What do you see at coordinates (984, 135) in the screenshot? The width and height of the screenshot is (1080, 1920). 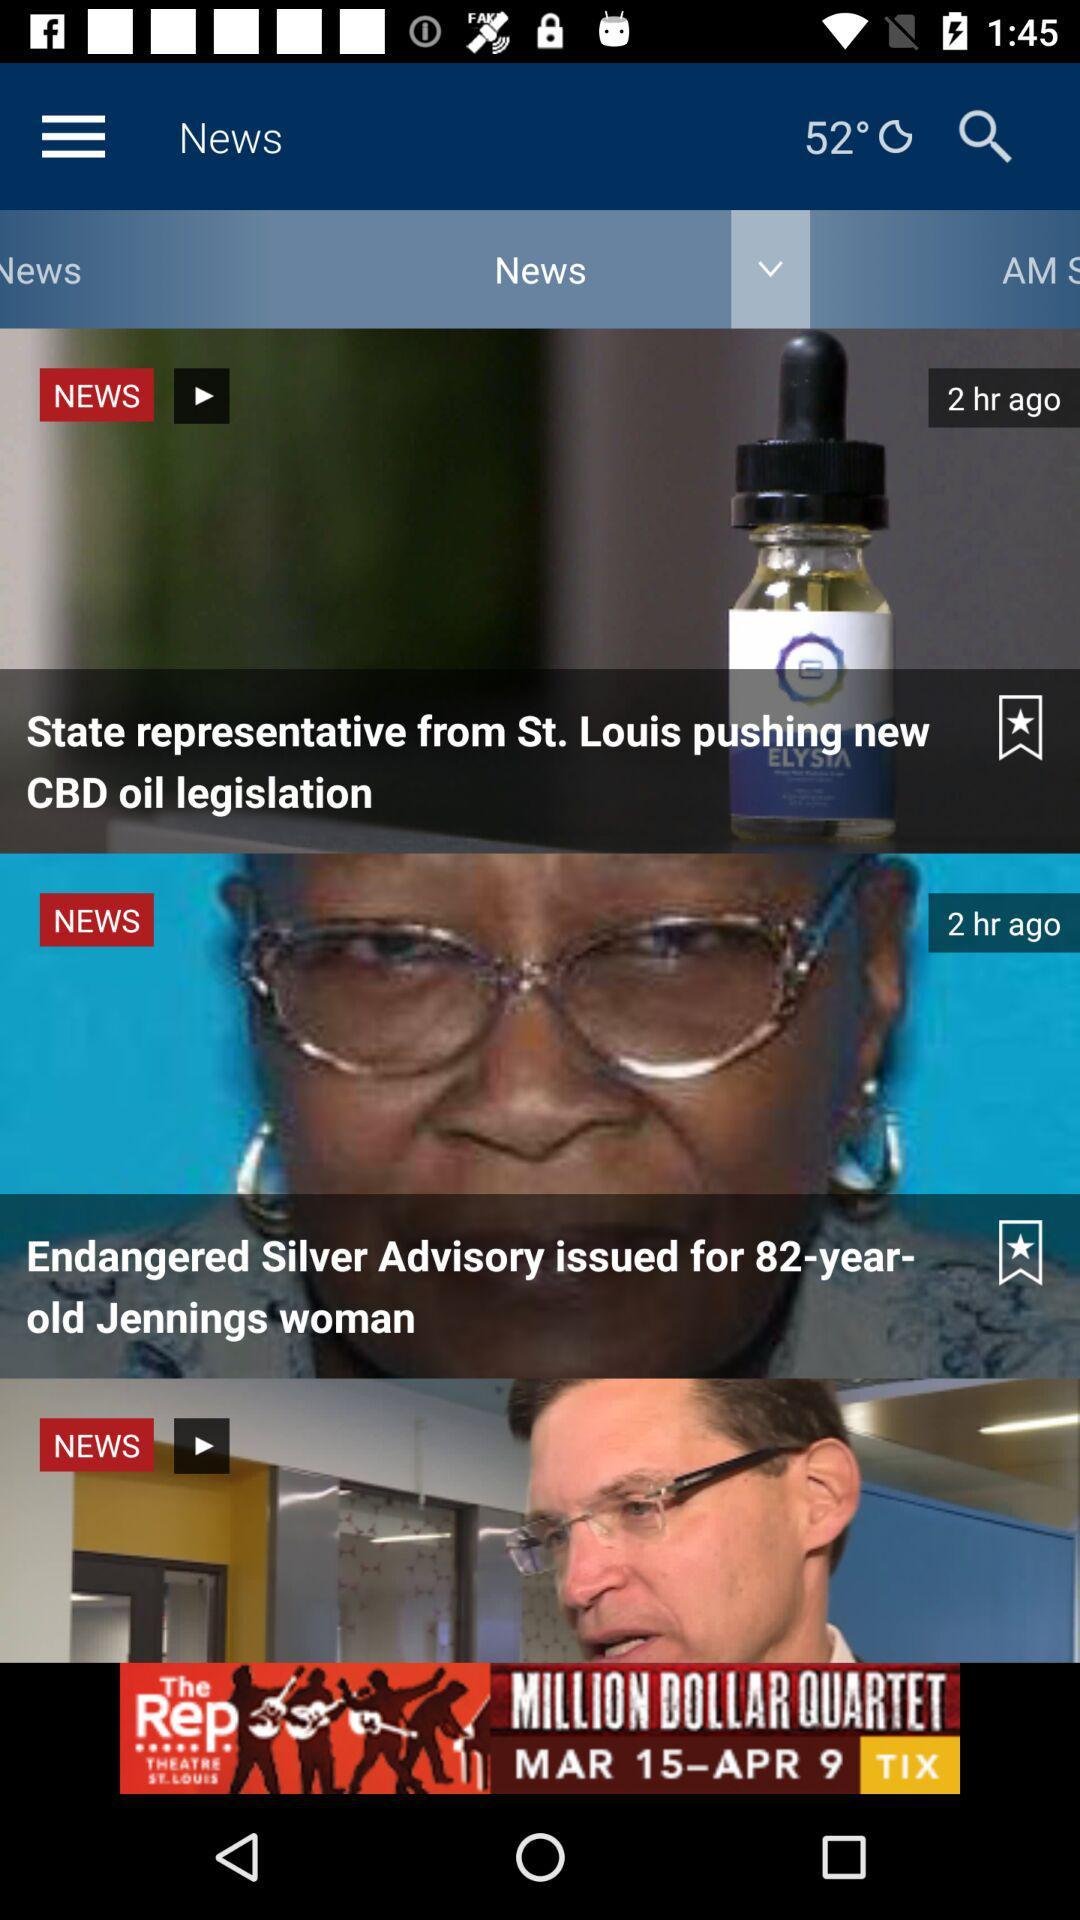 I see `the search icon` at bounding box center [984, 135].